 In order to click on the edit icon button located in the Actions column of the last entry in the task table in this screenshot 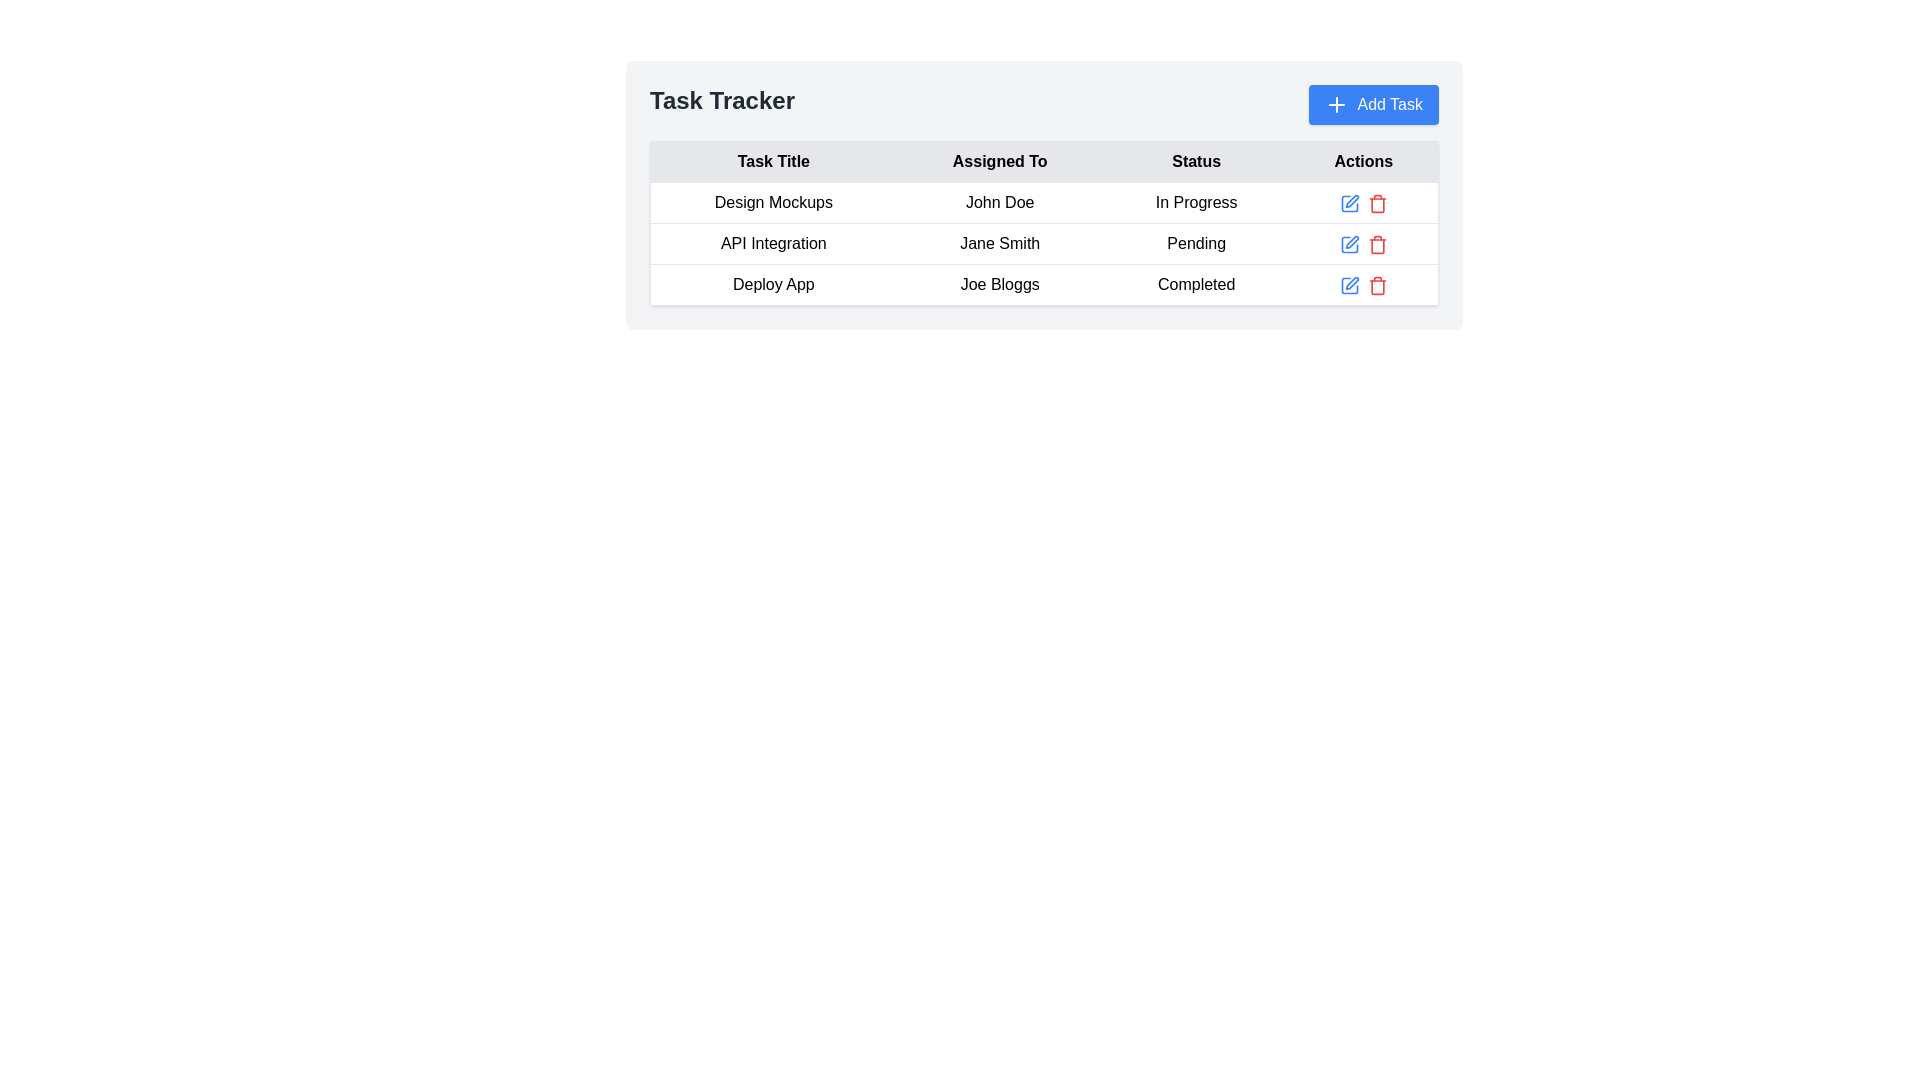, I will do `click(1352, 283)`.